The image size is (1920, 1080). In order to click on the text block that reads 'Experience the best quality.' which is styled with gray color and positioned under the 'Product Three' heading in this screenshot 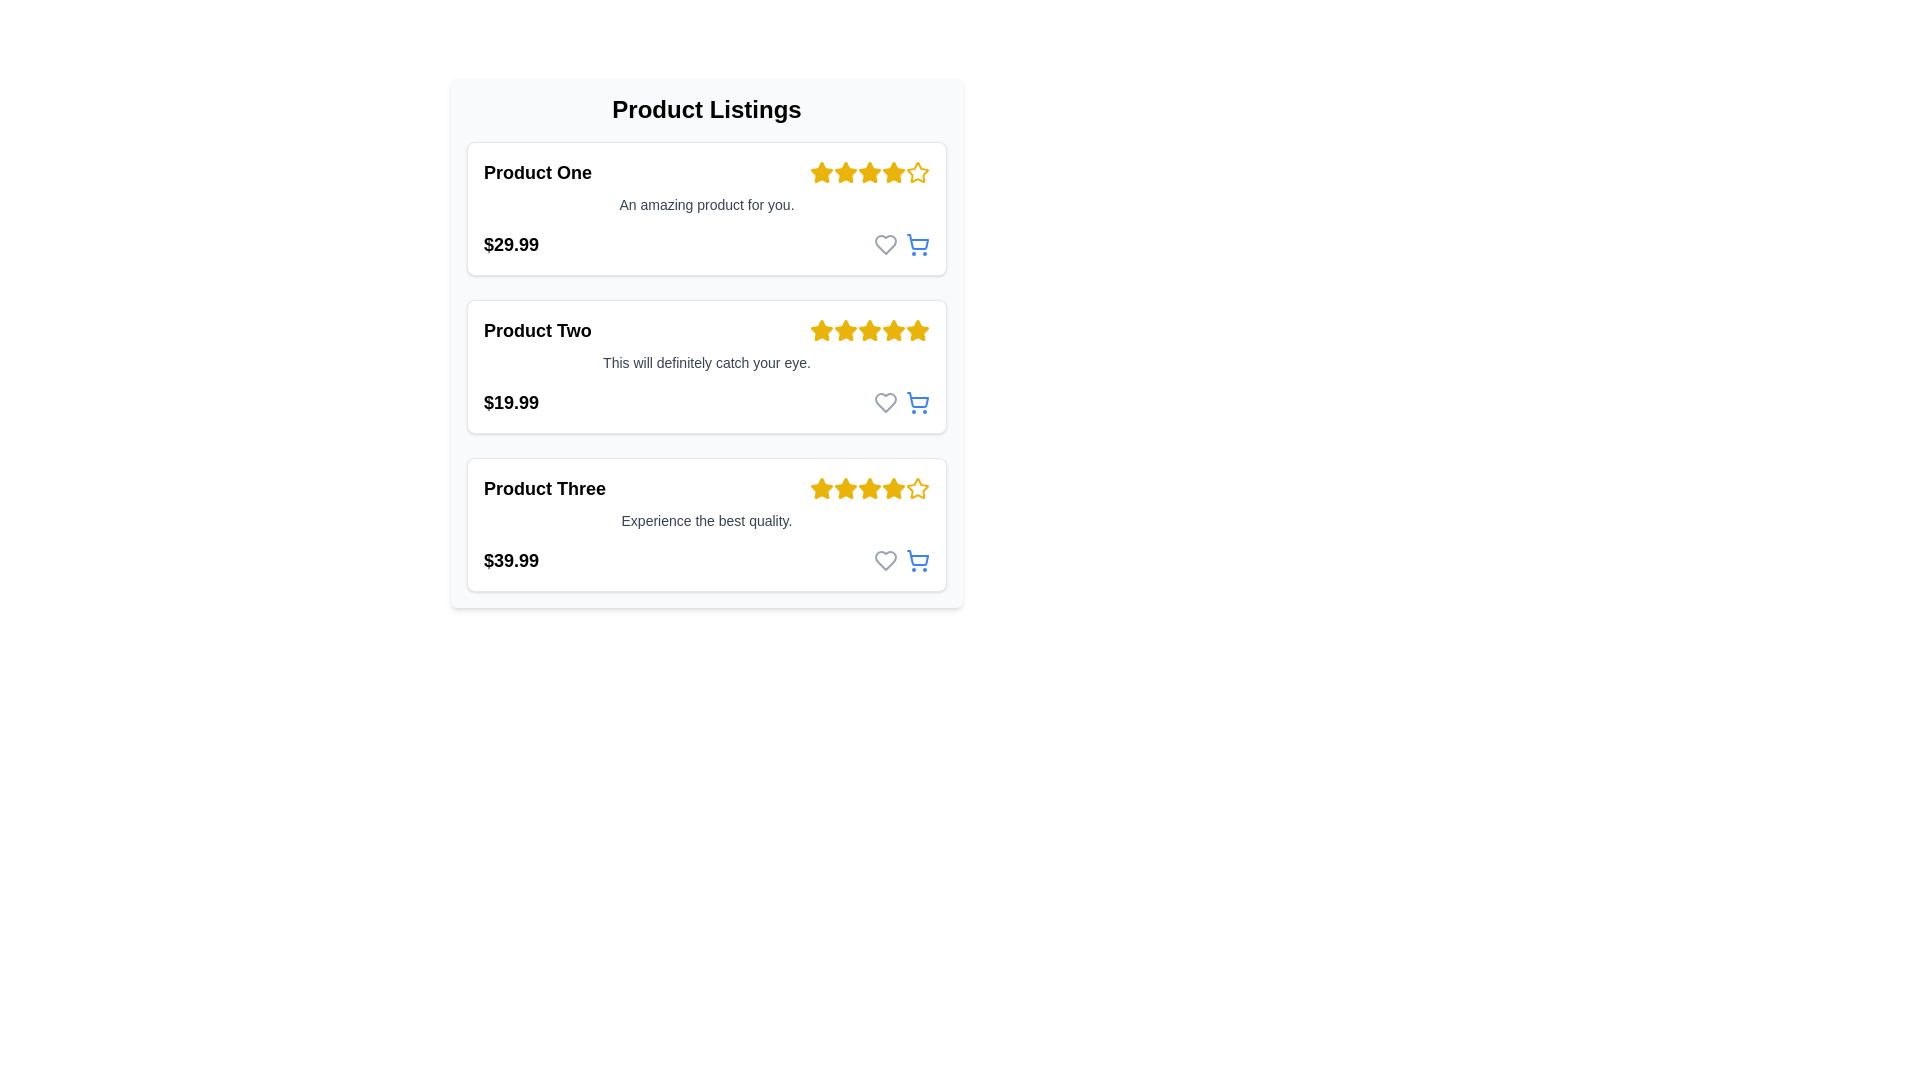, I will do `click(706, 519)`.